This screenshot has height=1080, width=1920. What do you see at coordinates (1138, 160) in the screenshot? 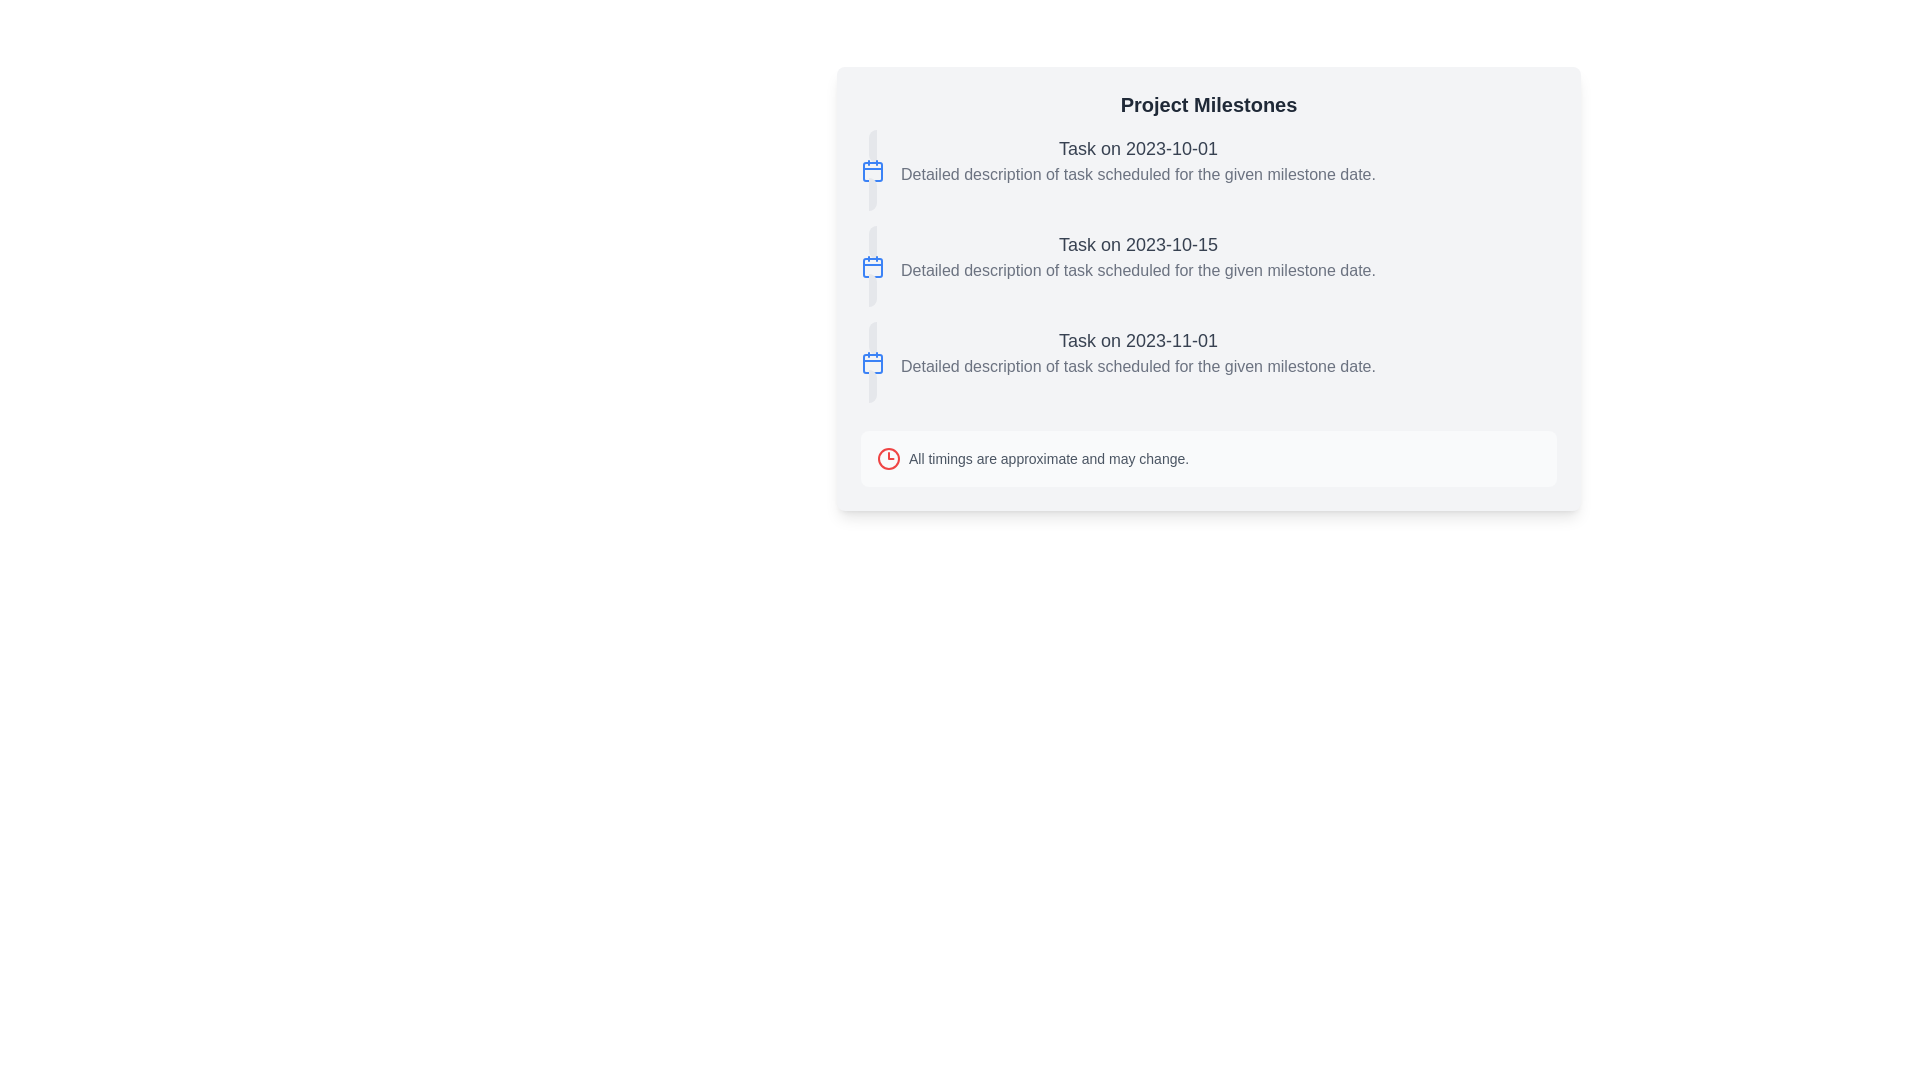
I see `the text block displaying 'Task on 2023-10-01' and its description 'Detailed description of task scheduled for the given milestone date.'` at bounding box center [1138, 160].